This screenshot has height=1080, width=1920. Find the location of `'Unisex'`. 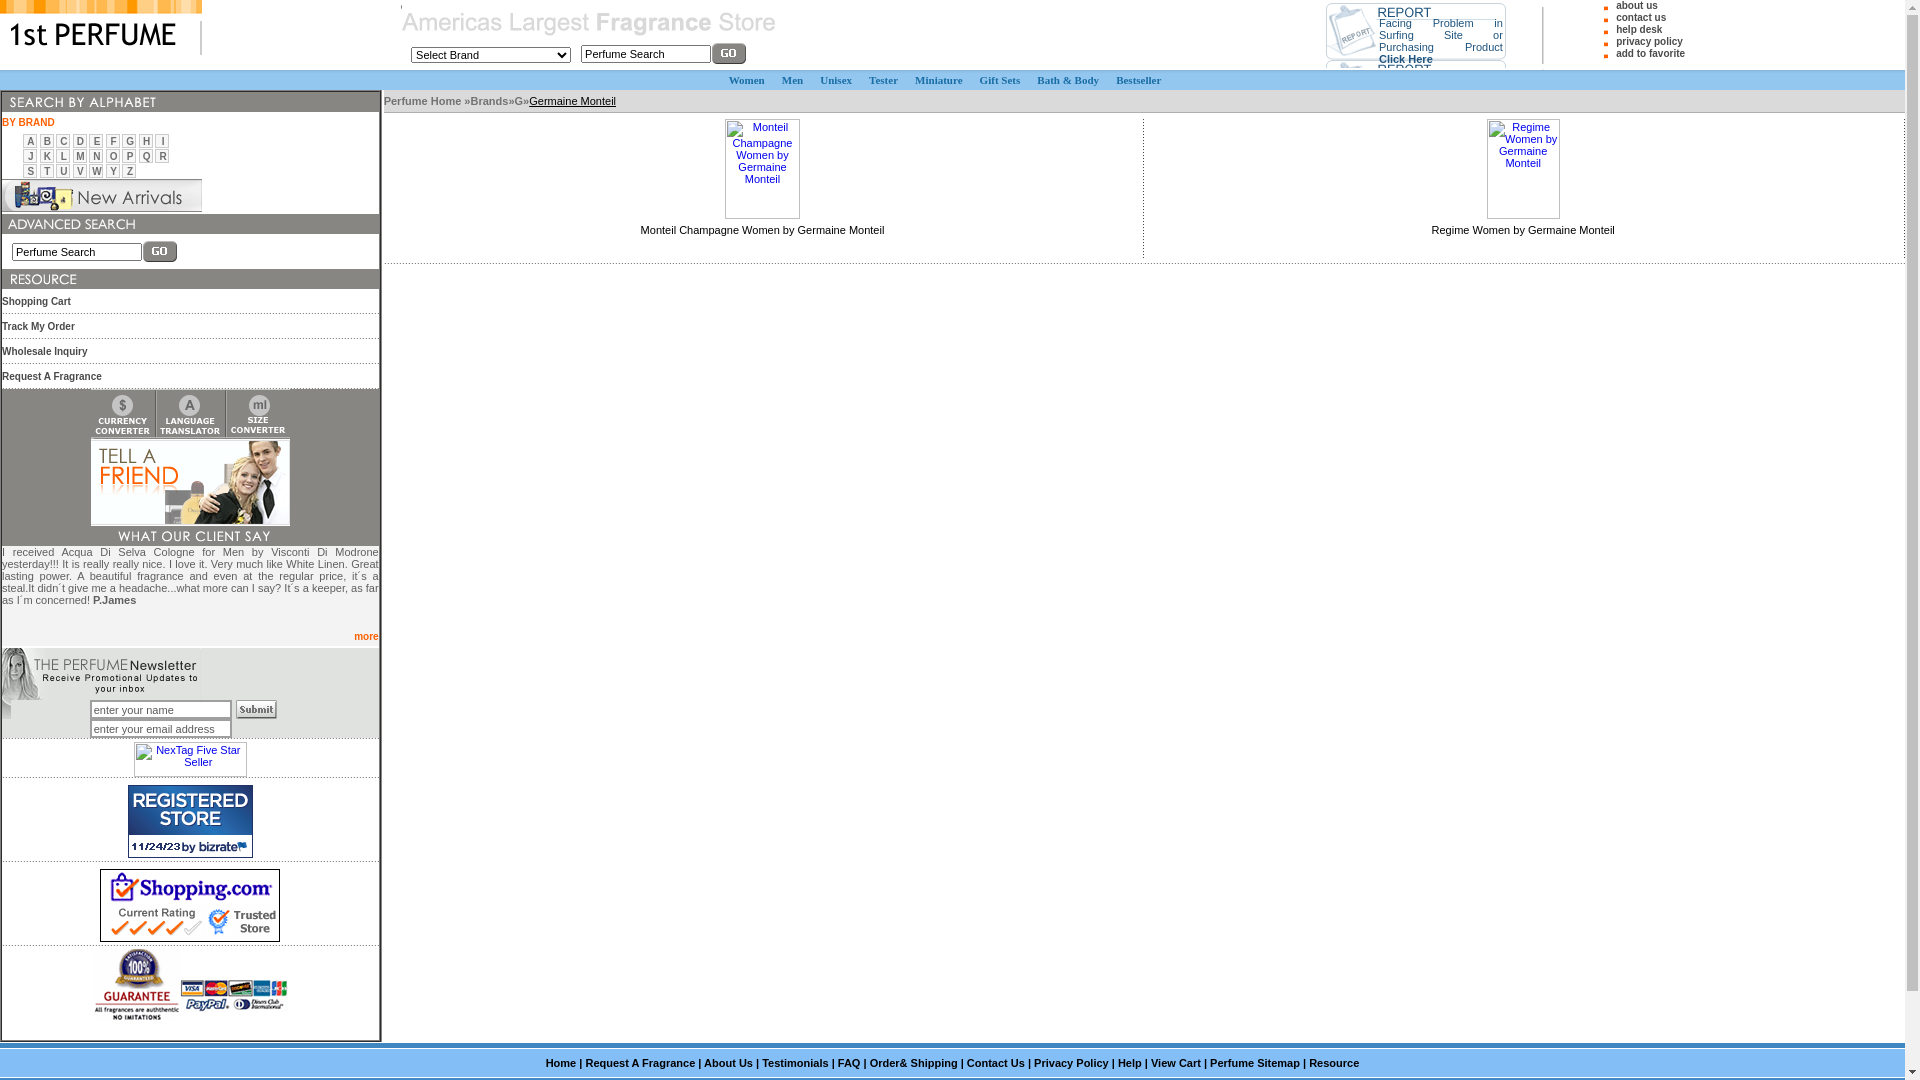

'Unisex' is located at coordinates (835, 79).